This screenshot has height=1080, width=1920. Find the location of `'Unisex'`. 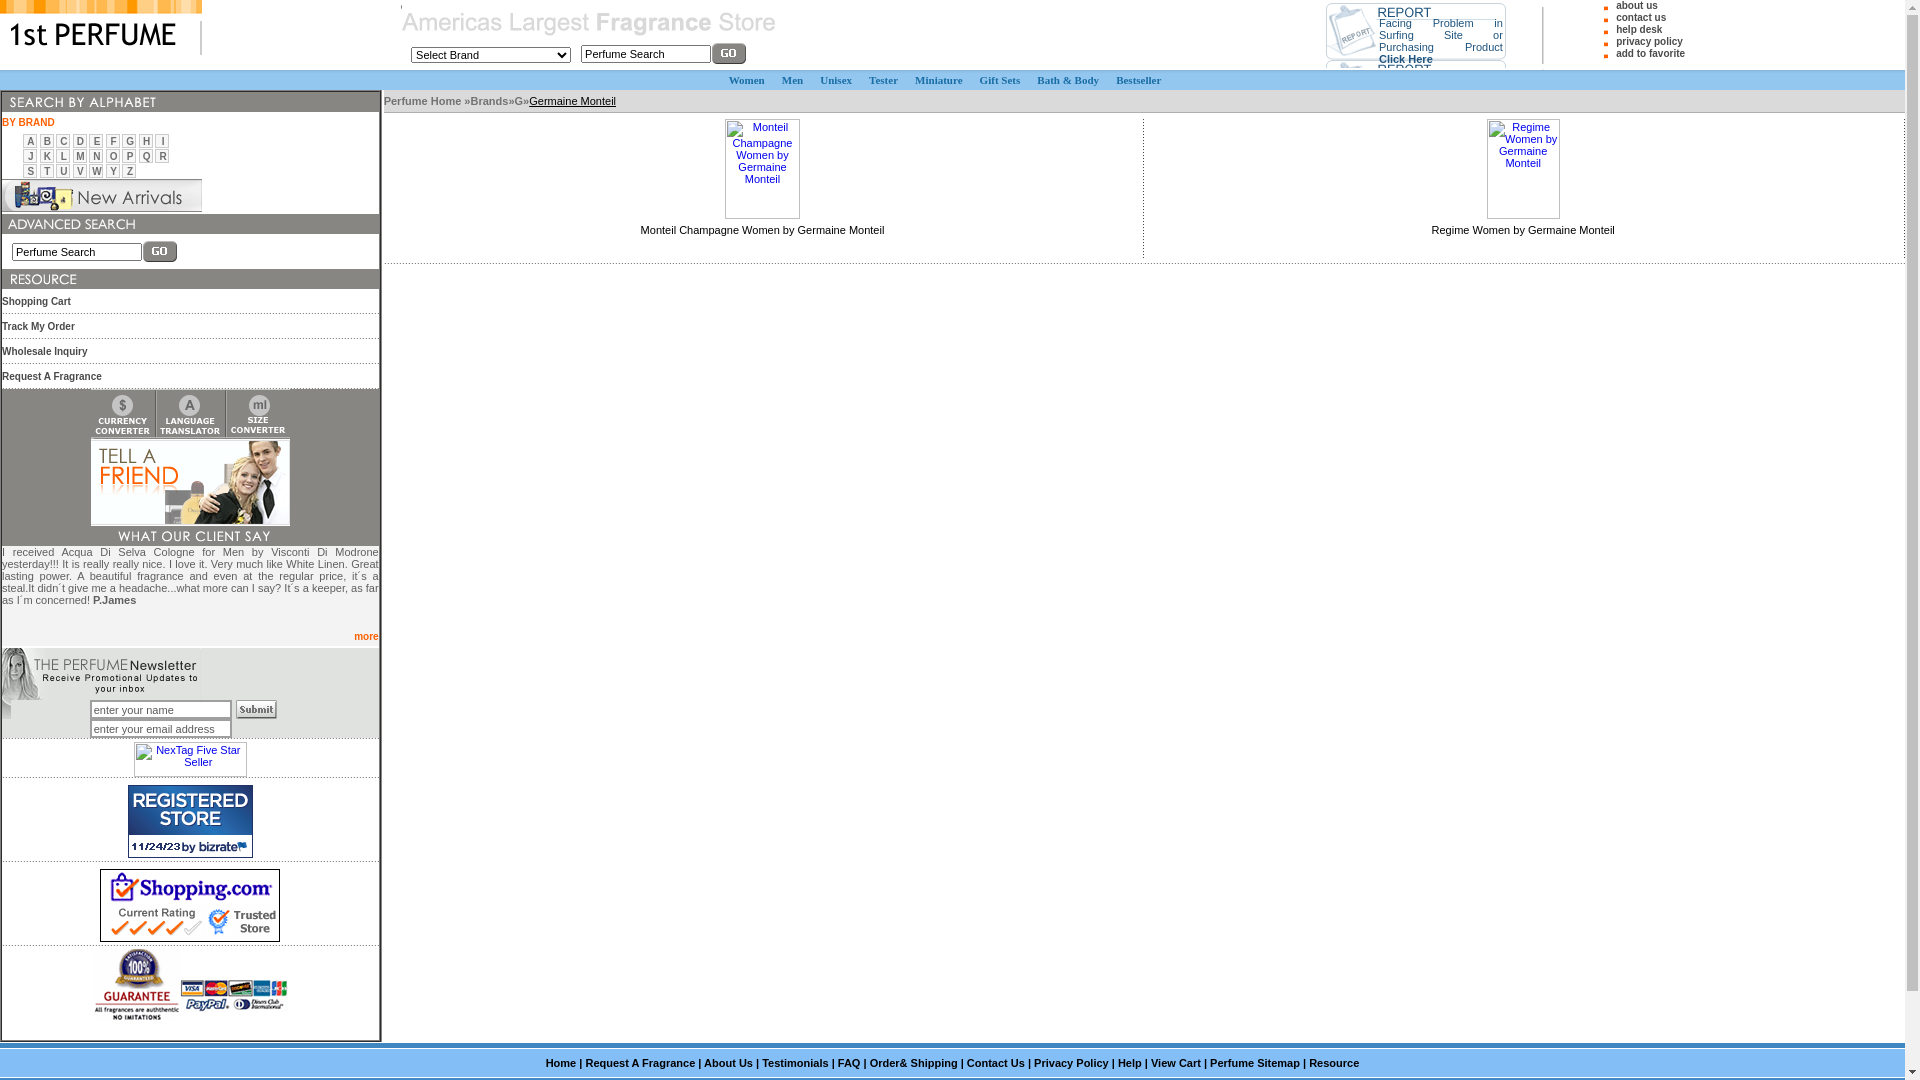

'Unisex' is located at coordinates (835, 79).